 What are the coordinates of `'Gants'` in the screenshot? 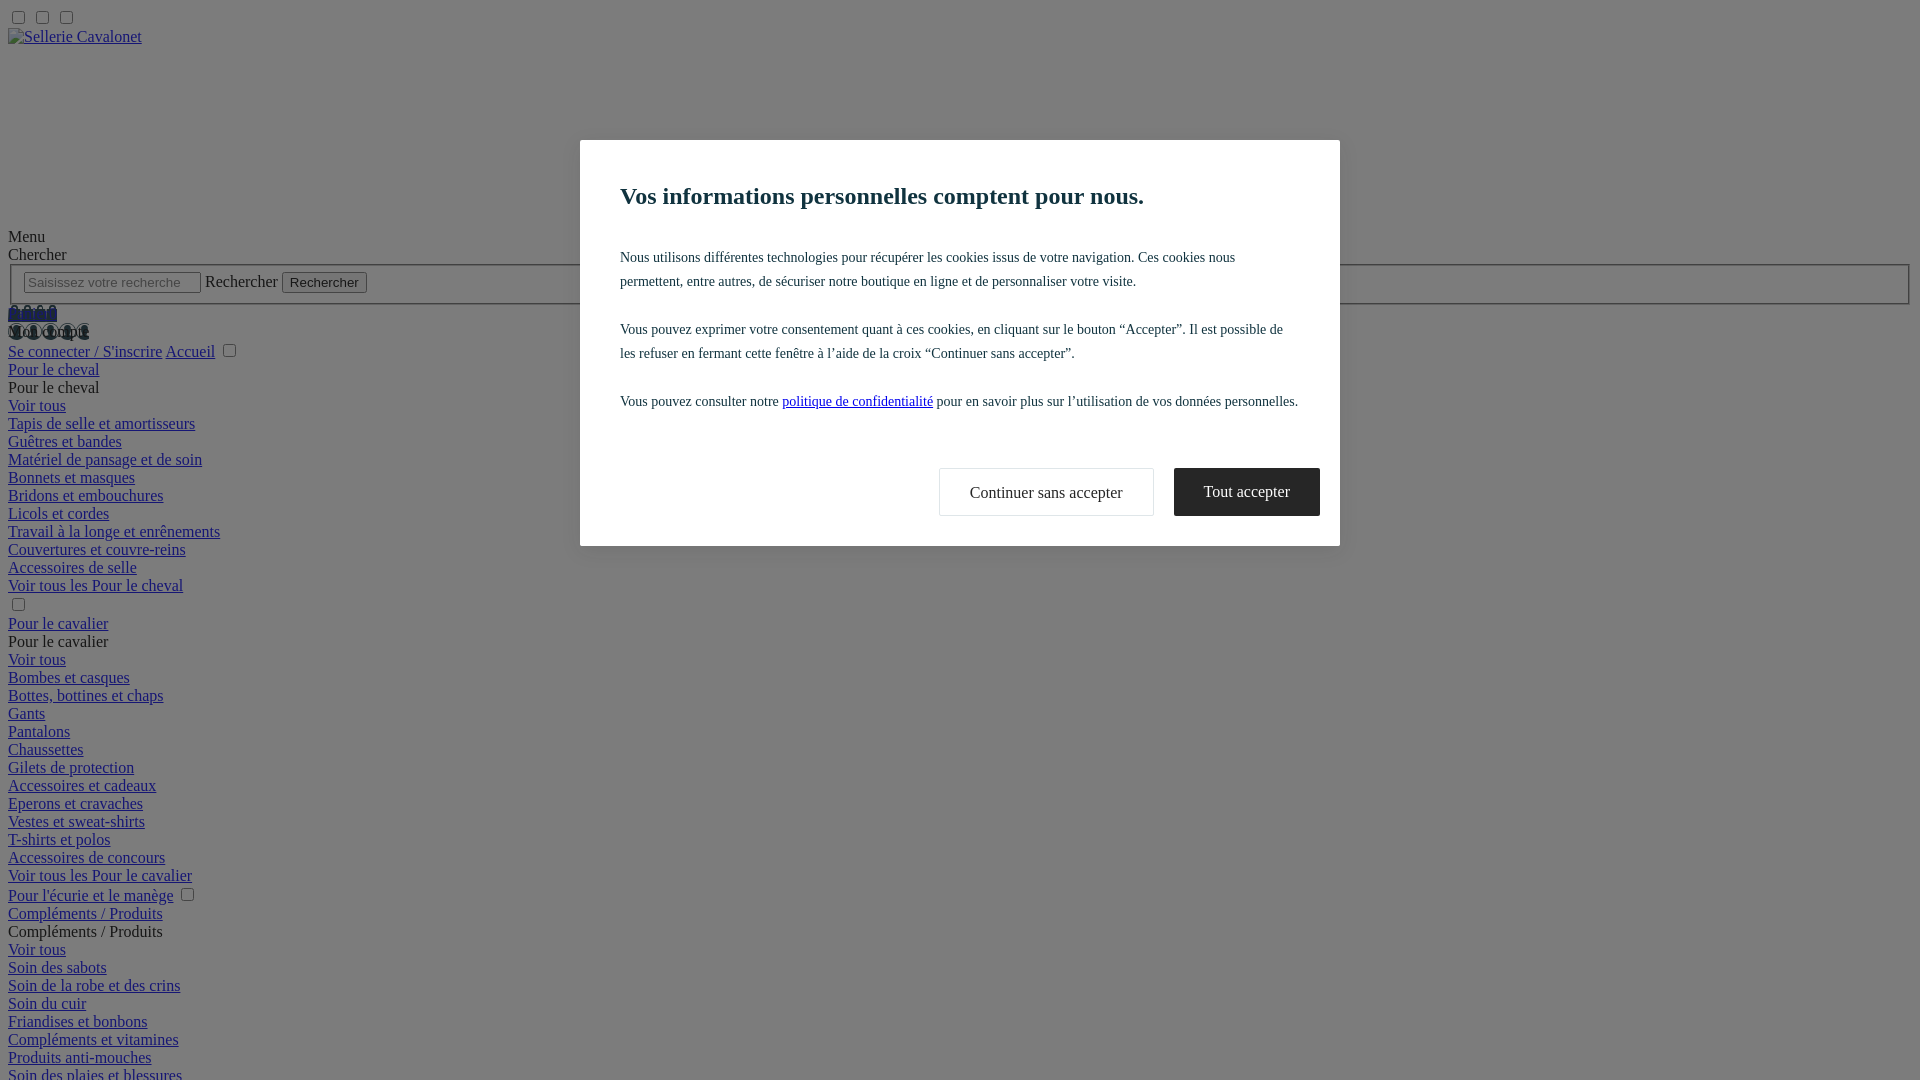 It's located at (8, 712).